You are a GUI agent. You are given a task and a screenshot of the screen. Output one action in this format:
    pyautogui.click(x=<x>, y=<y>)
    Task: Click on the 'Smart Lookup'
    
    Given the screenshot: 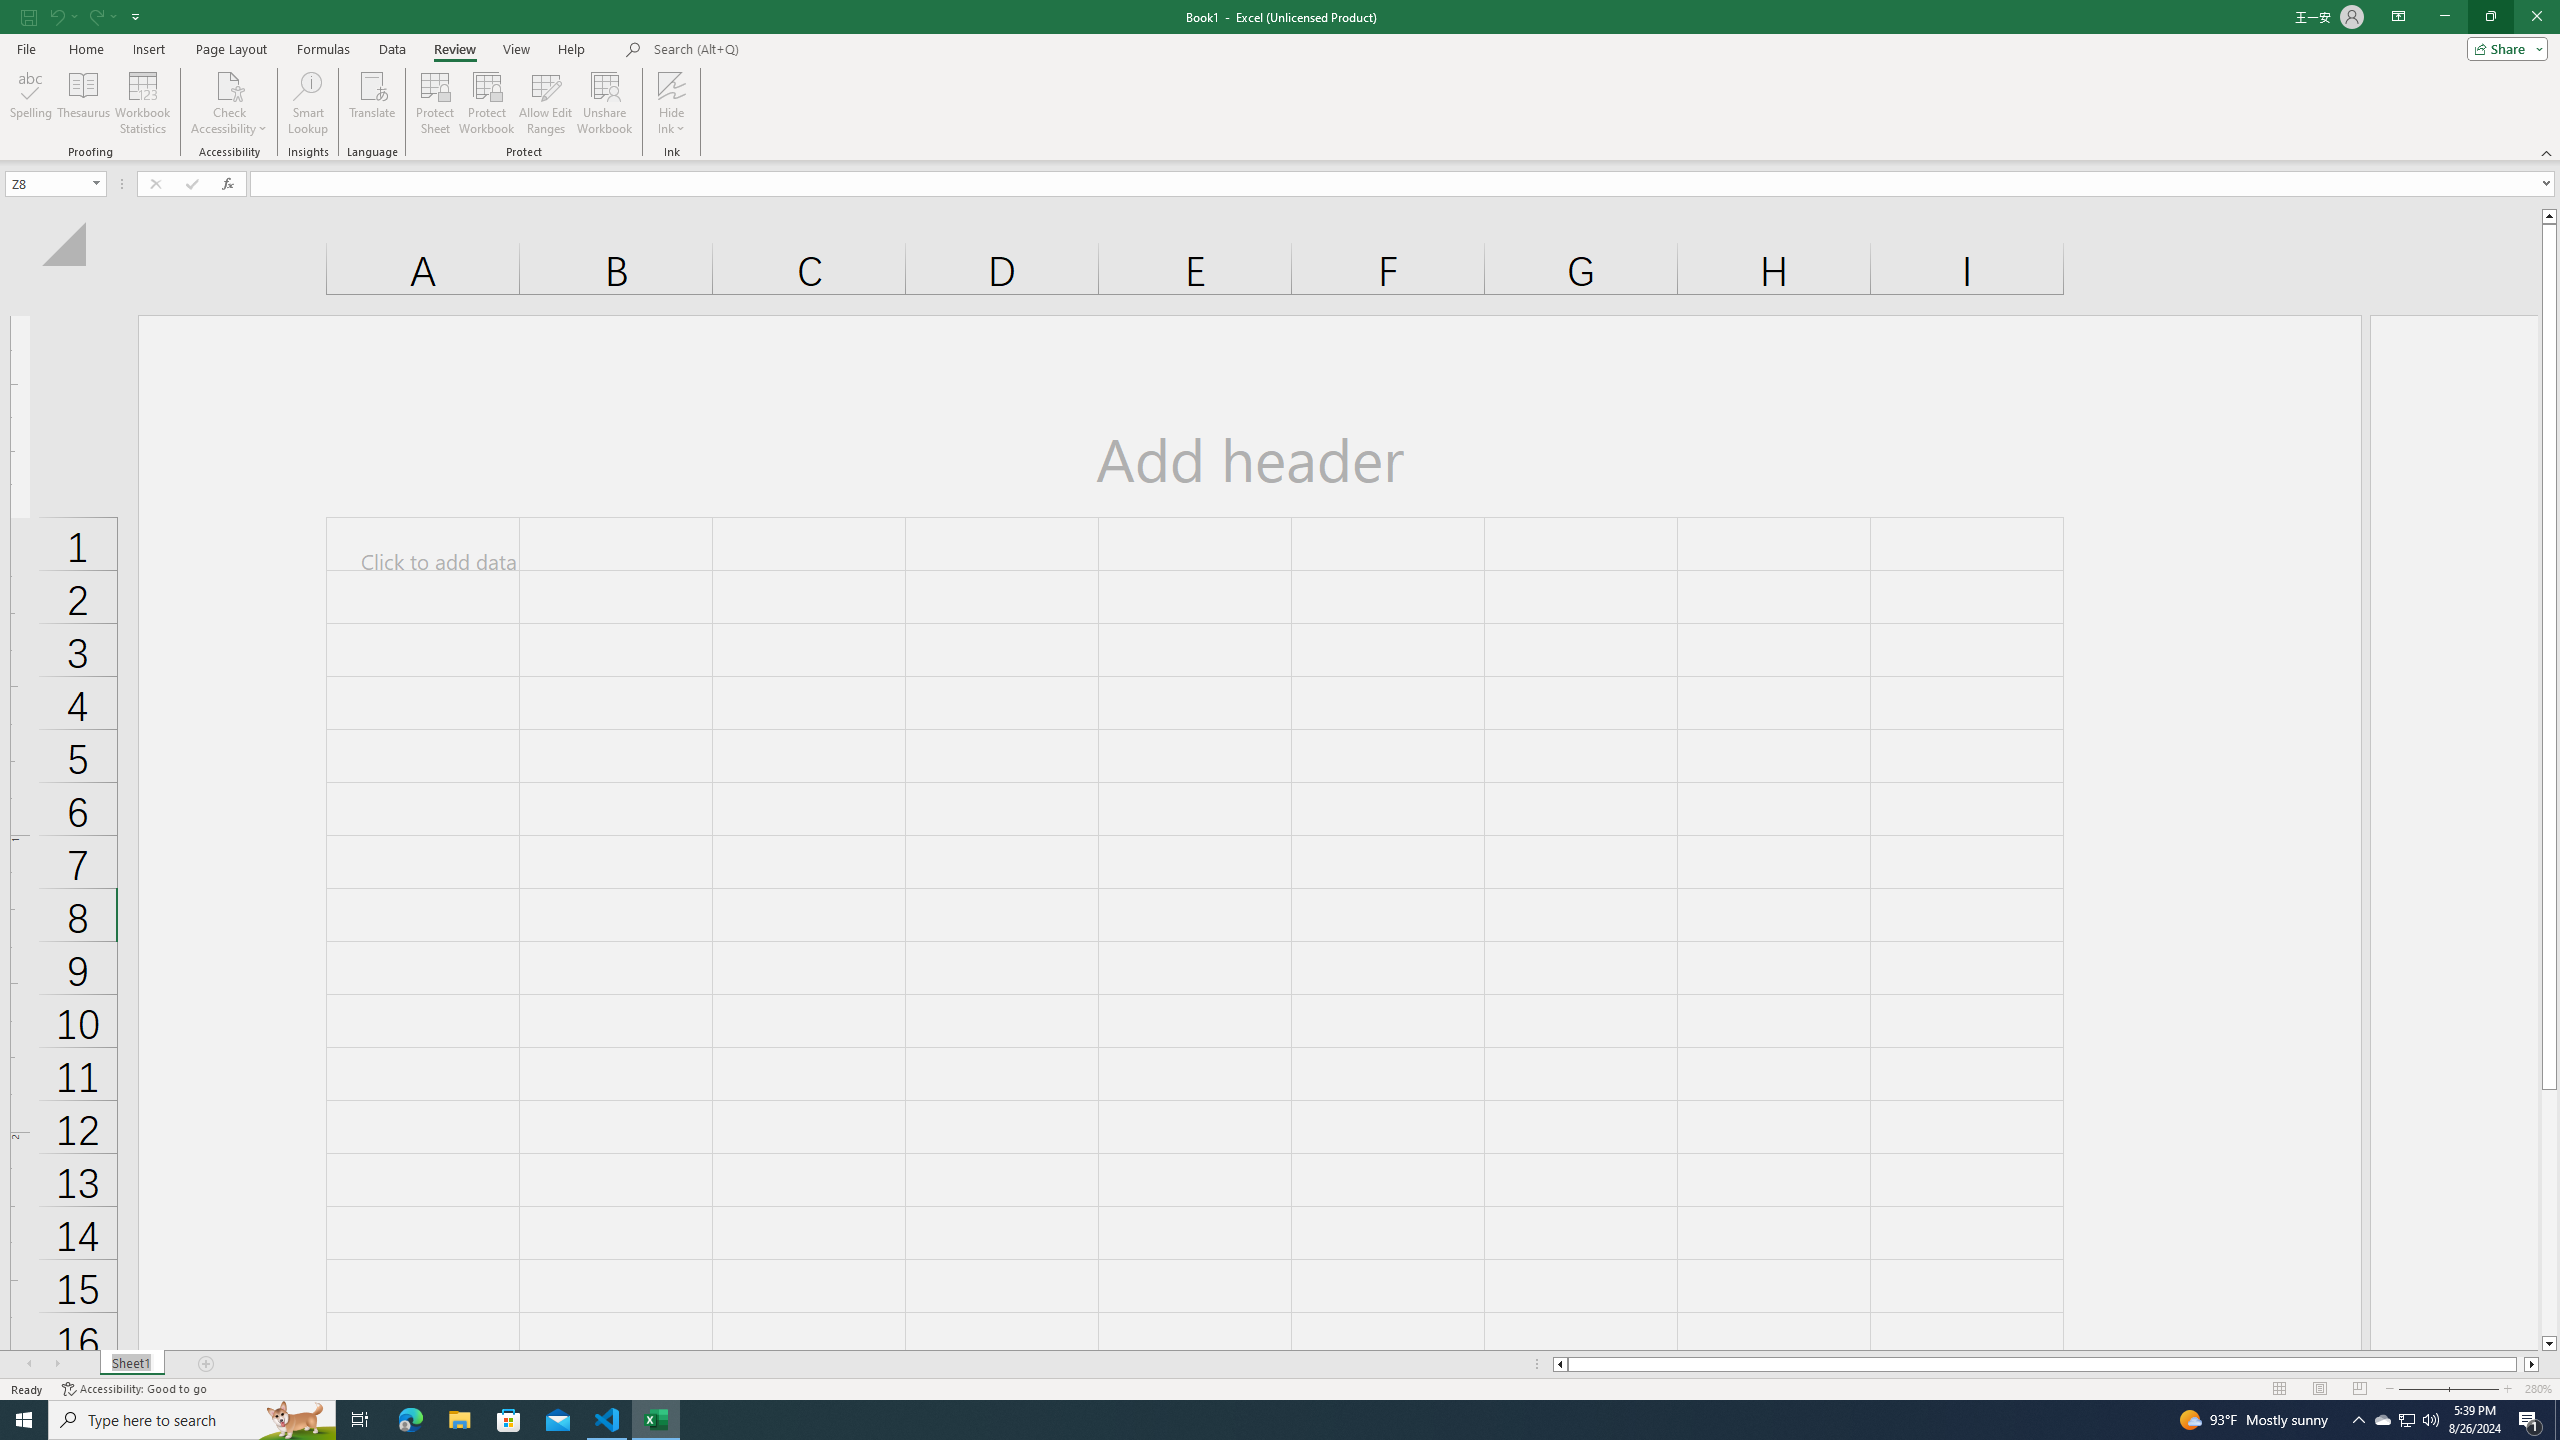 What is the action you would take?
    pyautogui.click(x=307, y=103)
    